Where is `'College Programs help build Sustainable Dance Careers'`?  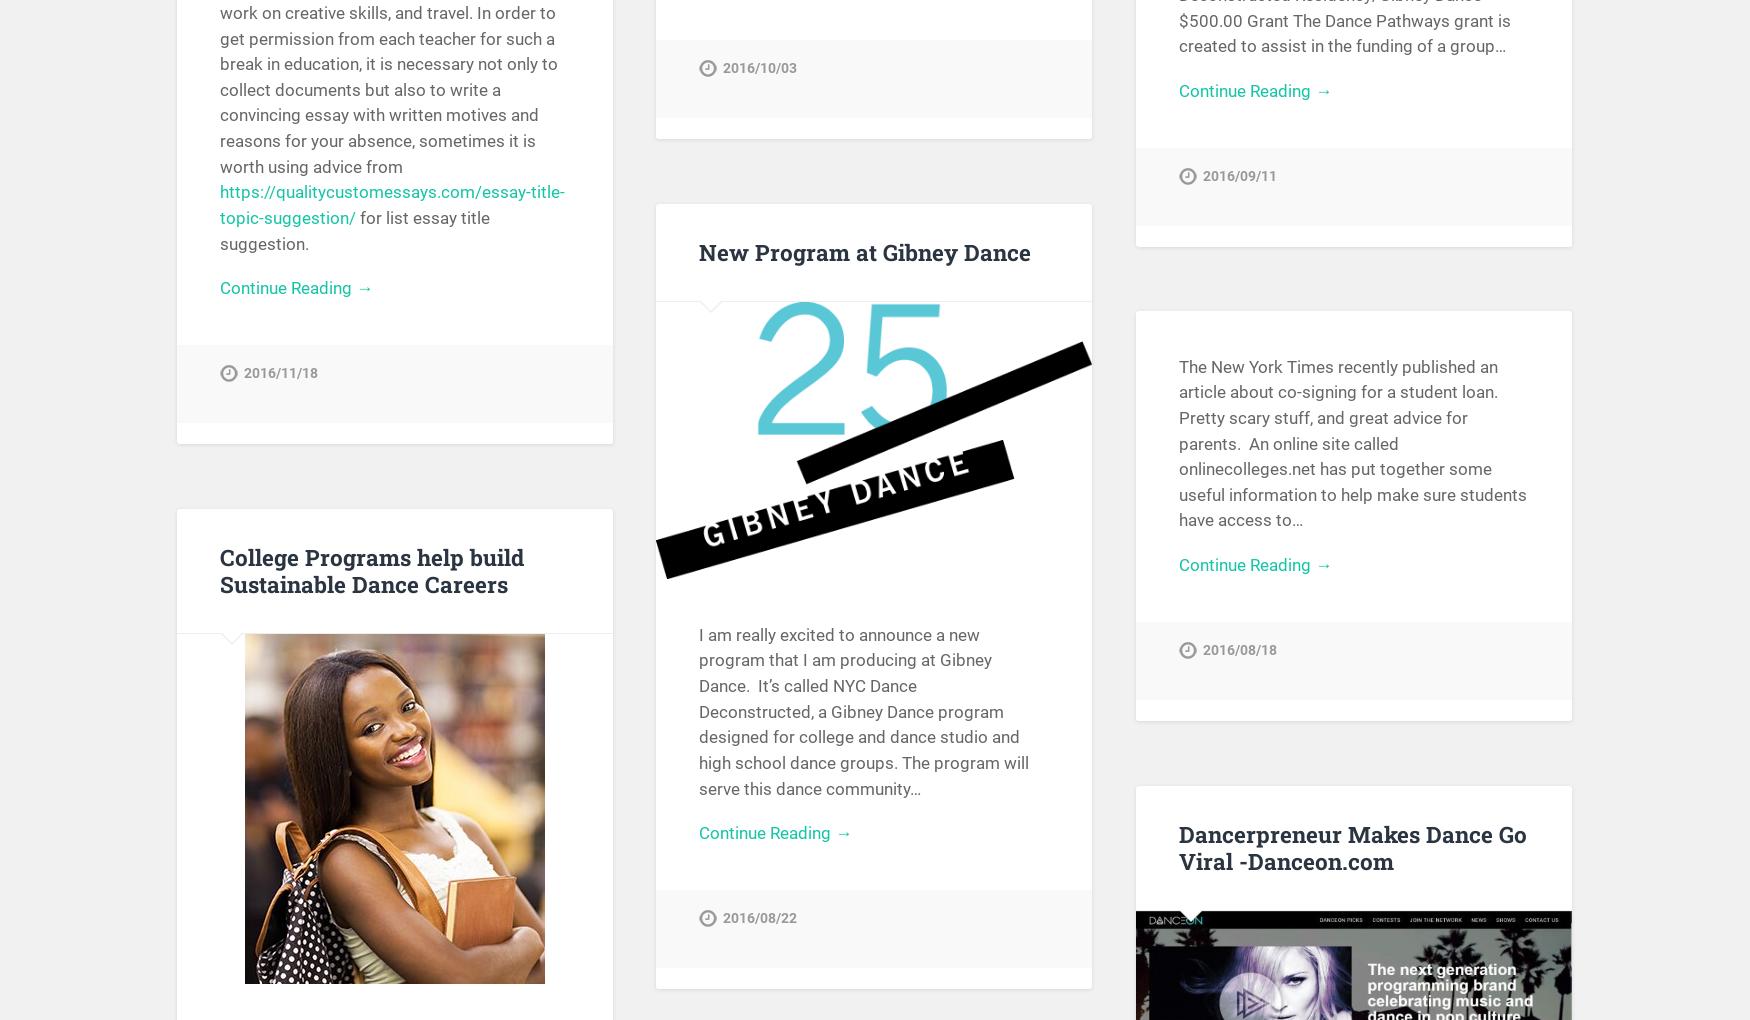 'College Programs help build Sustainable Dance Careers' is located at coordinates (372, 569).